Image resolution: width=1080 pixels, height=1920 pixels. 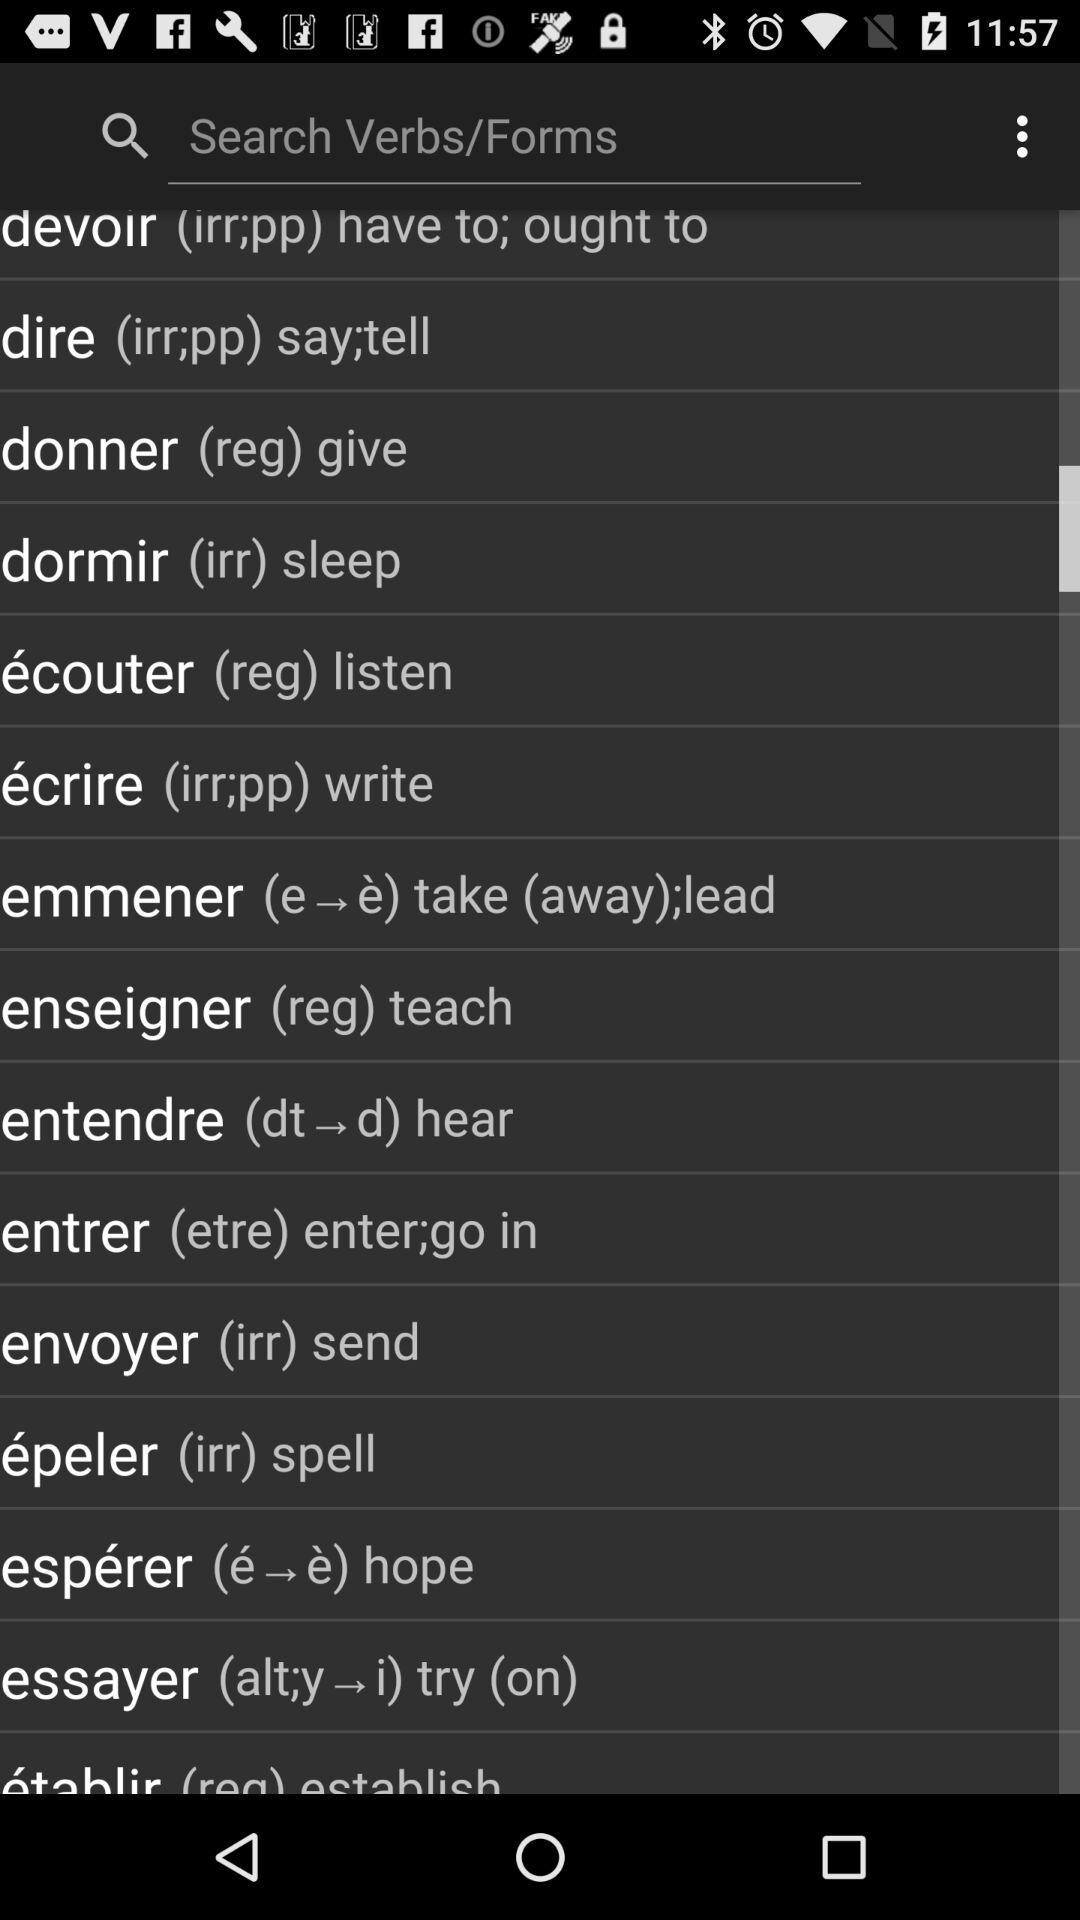 What do you see at coordinates (83, 558) in the screenshot?
I see `the icon to the left of the (irr) sleep item` at bounding box center [83, 558].